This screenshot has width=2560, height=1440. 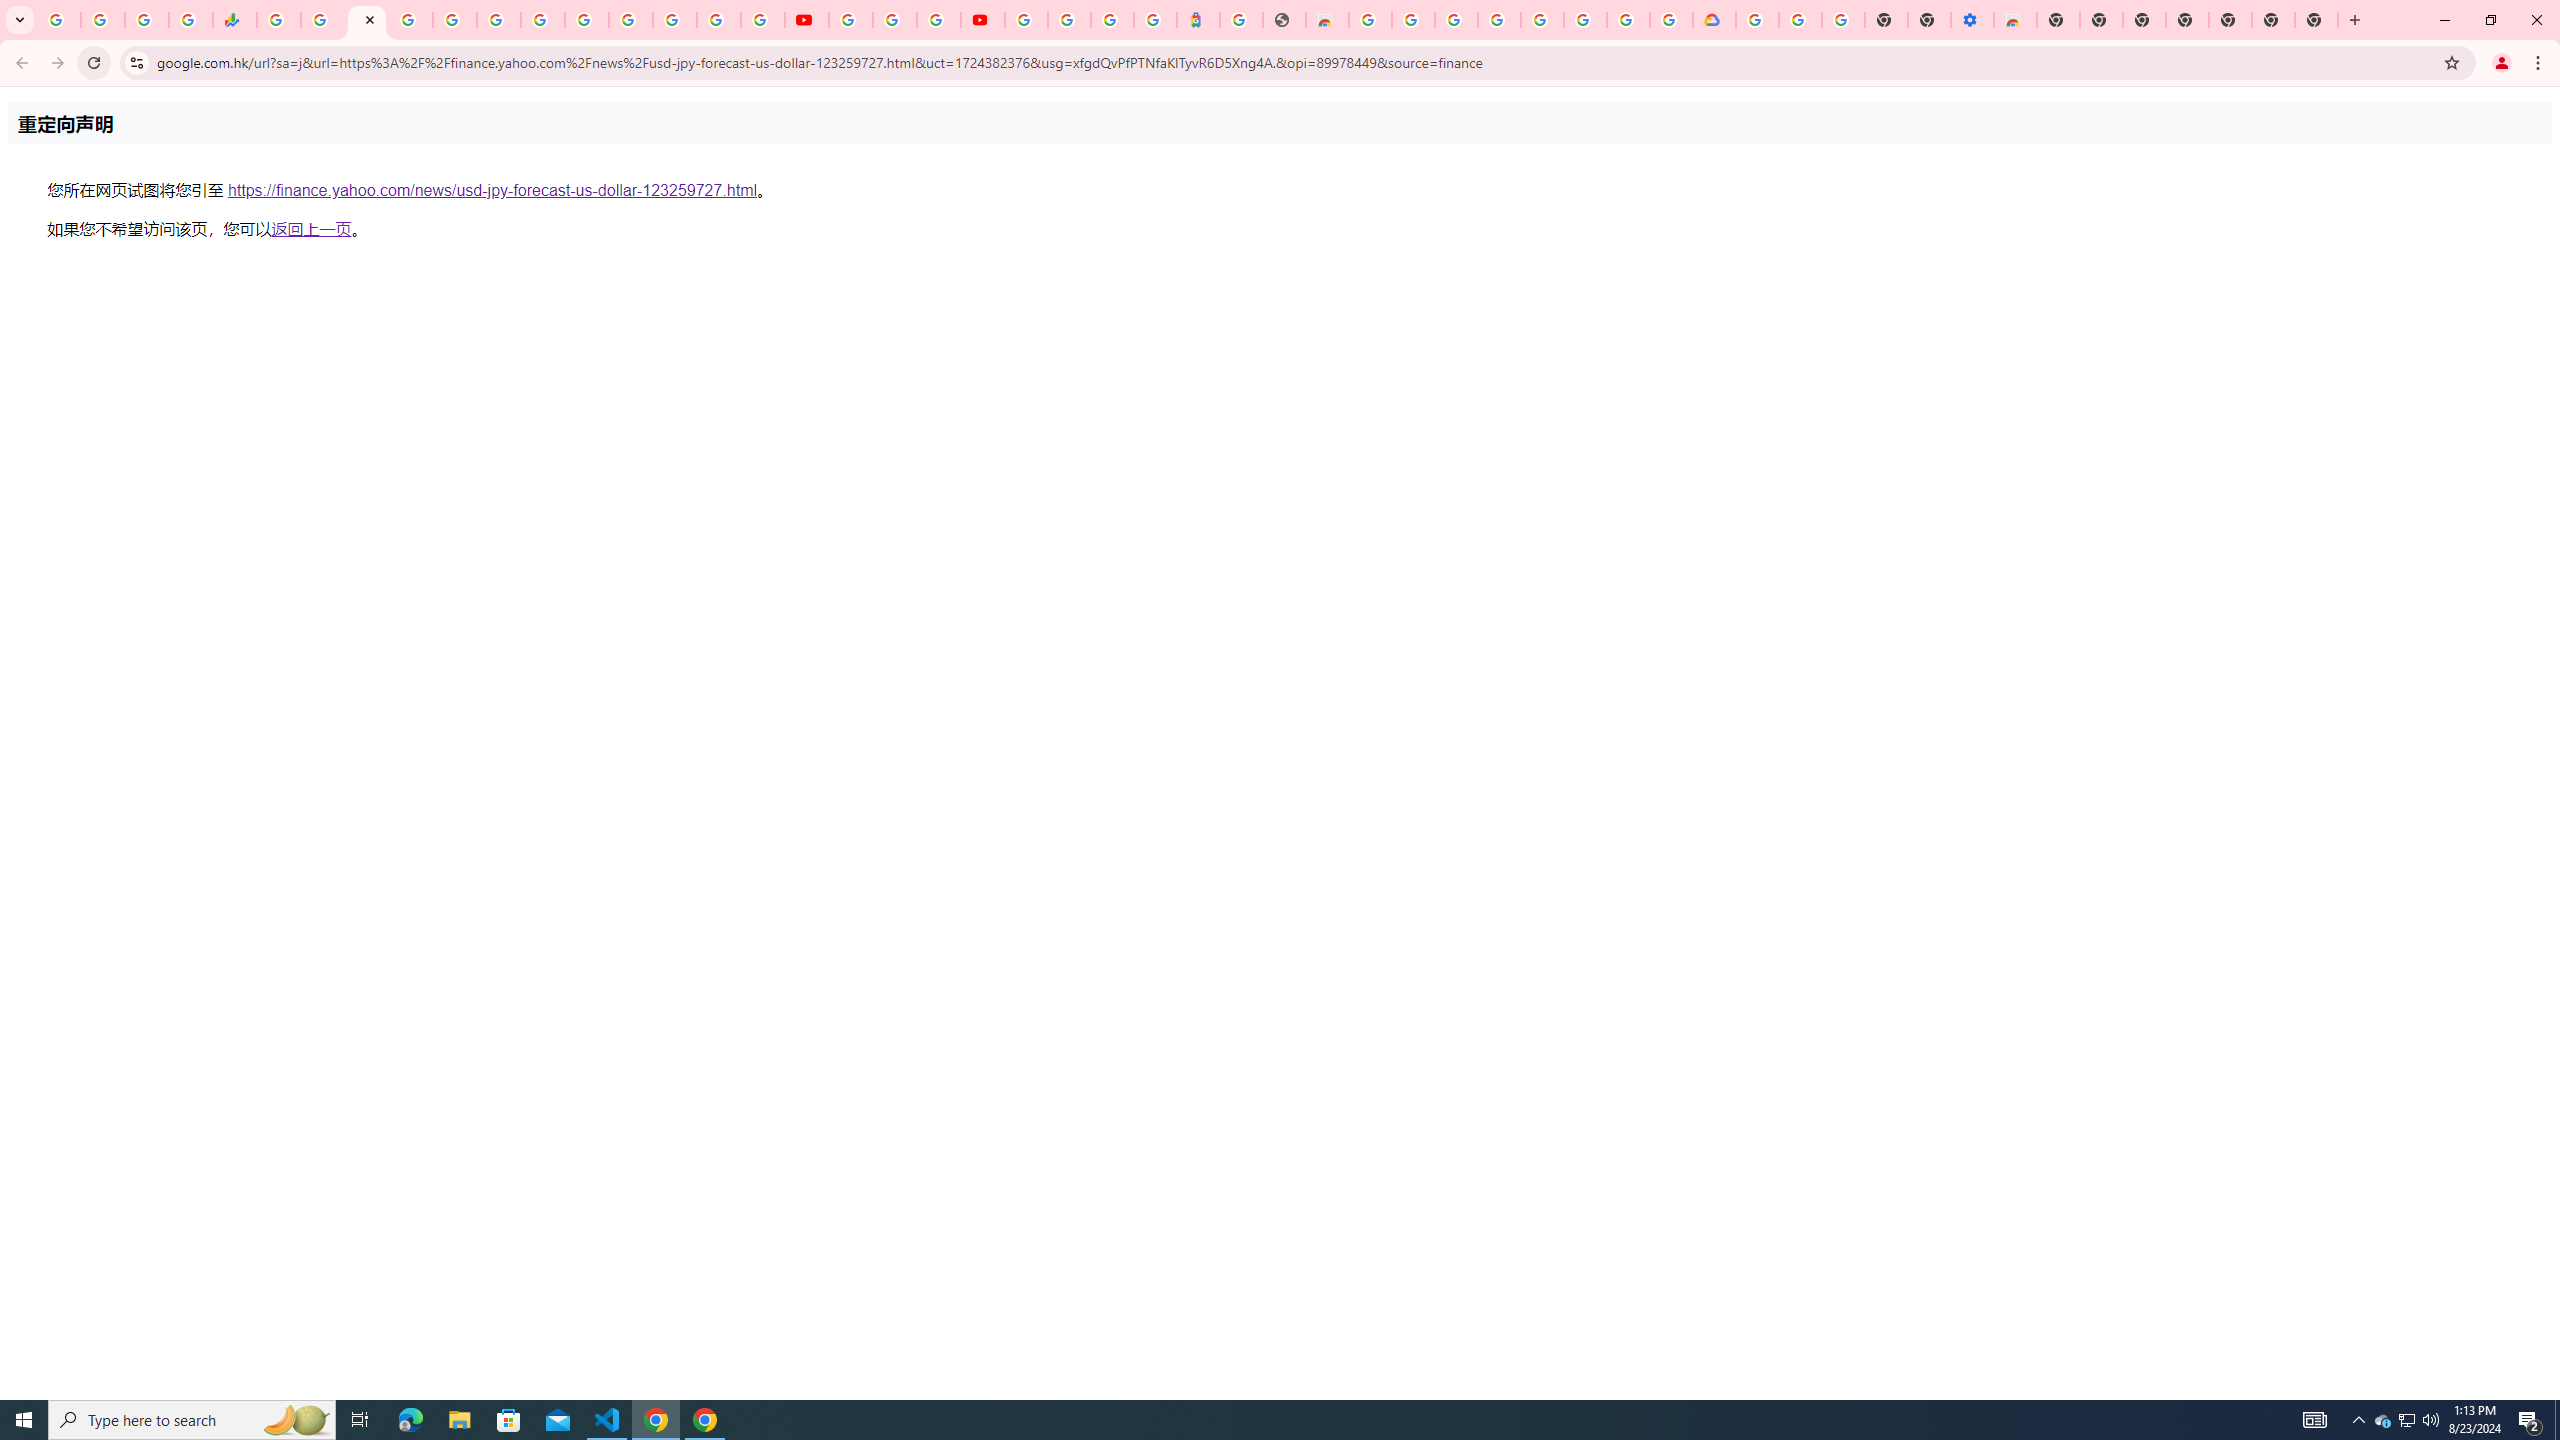 I want to click on 'Settings - Accessibility', so click(x=1972, y=19).